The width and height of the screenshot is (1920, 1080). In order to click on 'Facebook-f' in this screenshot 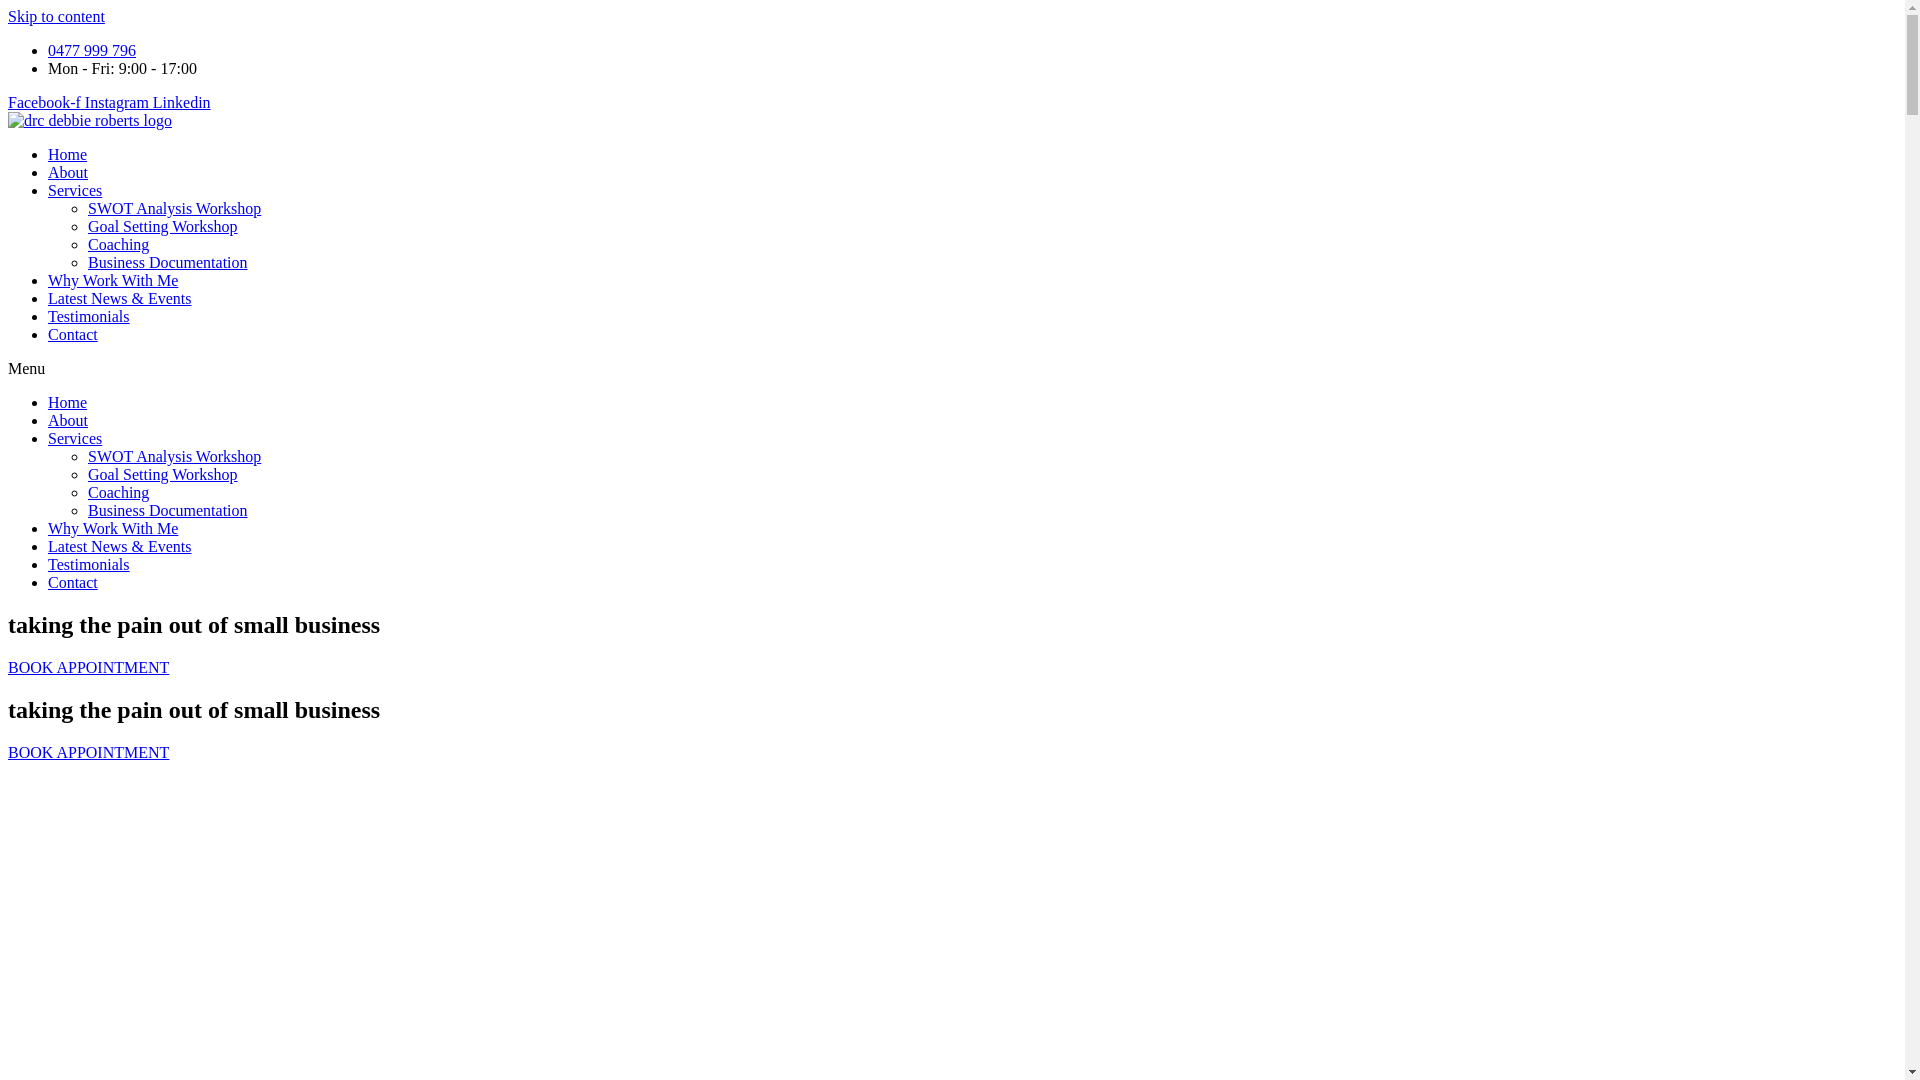, I will do `click(46, 102)`.